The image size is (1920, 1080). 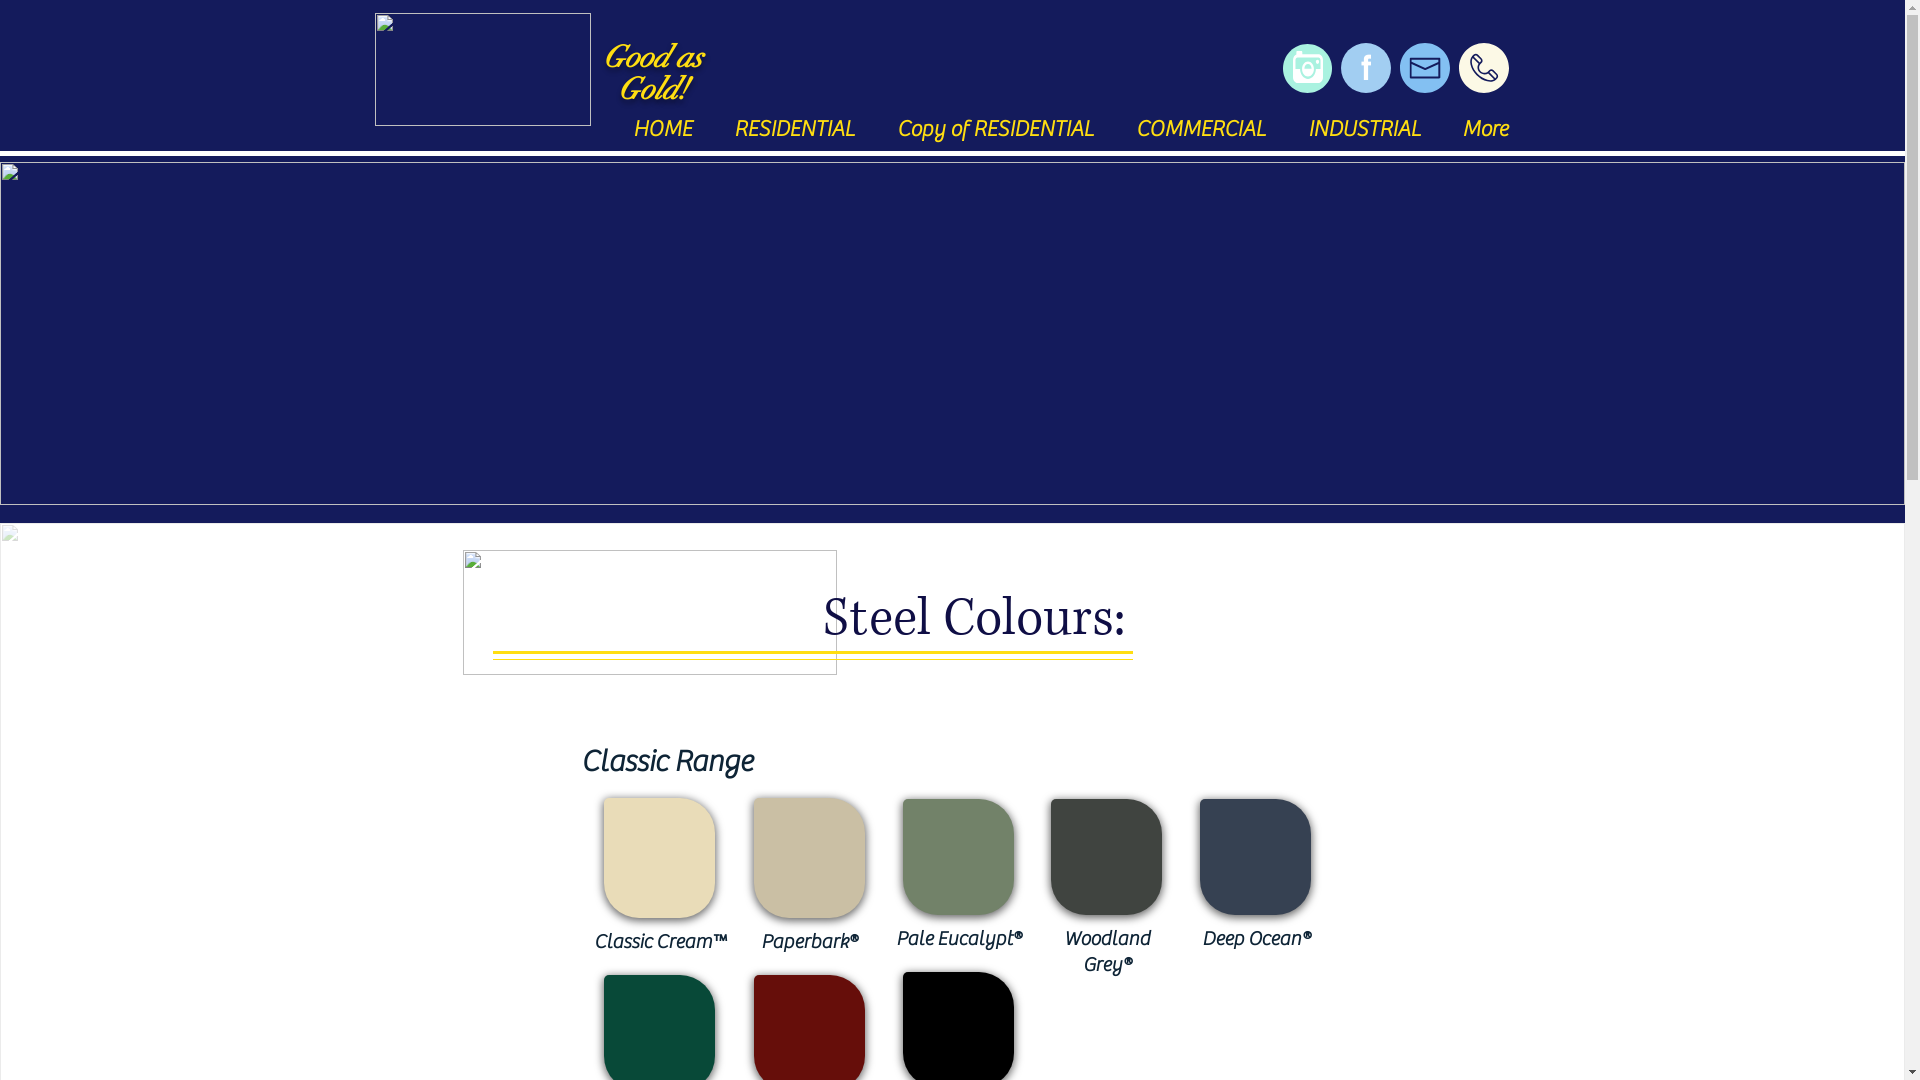 What do you see at coordinates (1363, 67) in the screenshot?
I see `'f'` at bounding box center [1363, 67].